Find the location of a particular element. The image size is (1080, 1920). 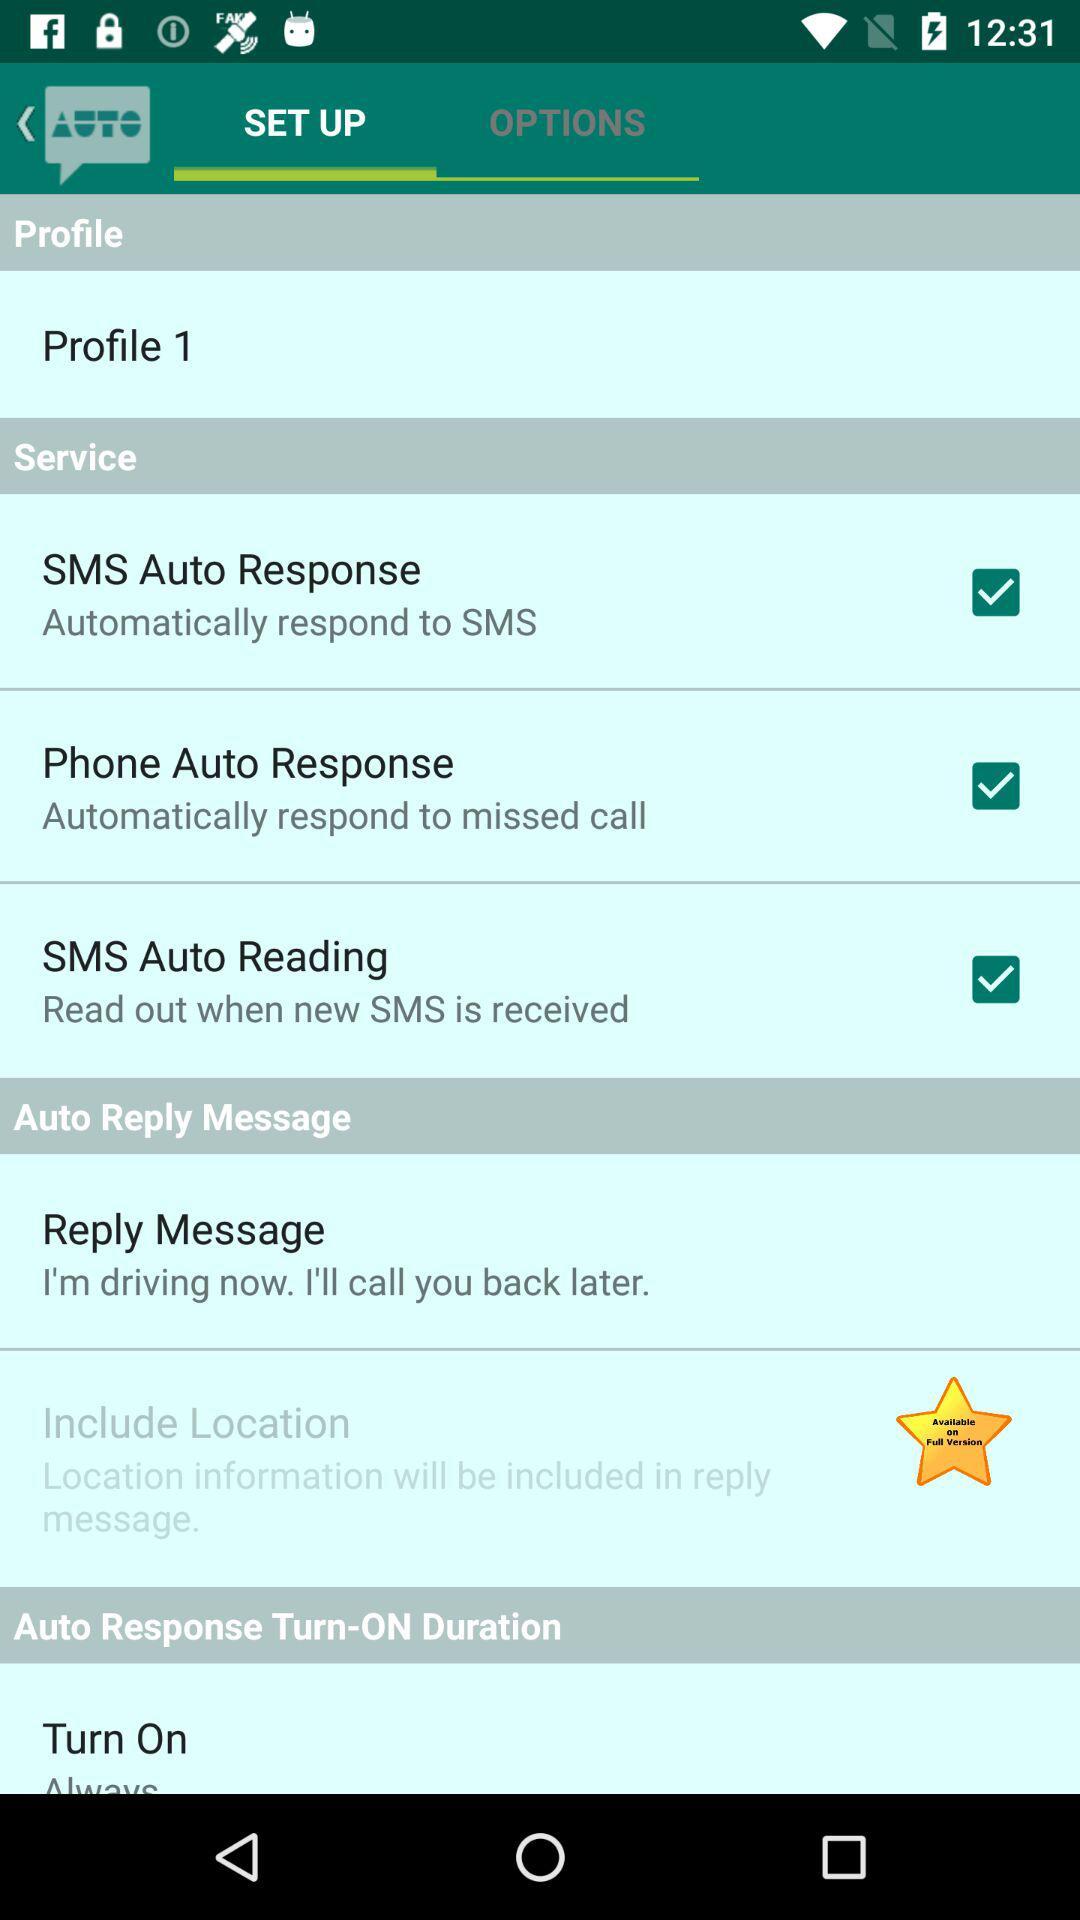

the app below the turn on item is located at coordinates (100, 1779).